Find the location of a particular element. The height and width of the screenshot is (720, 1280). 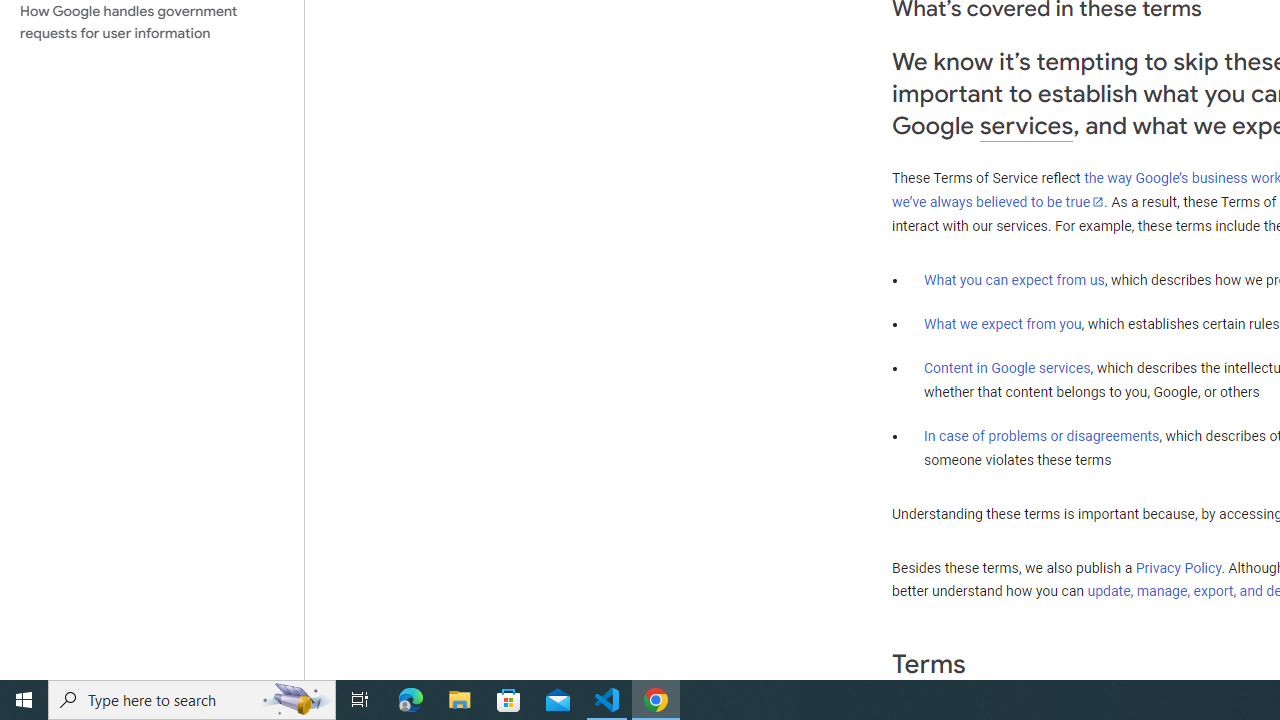

'What we expect from you' is located at coordinates (1002, 323).